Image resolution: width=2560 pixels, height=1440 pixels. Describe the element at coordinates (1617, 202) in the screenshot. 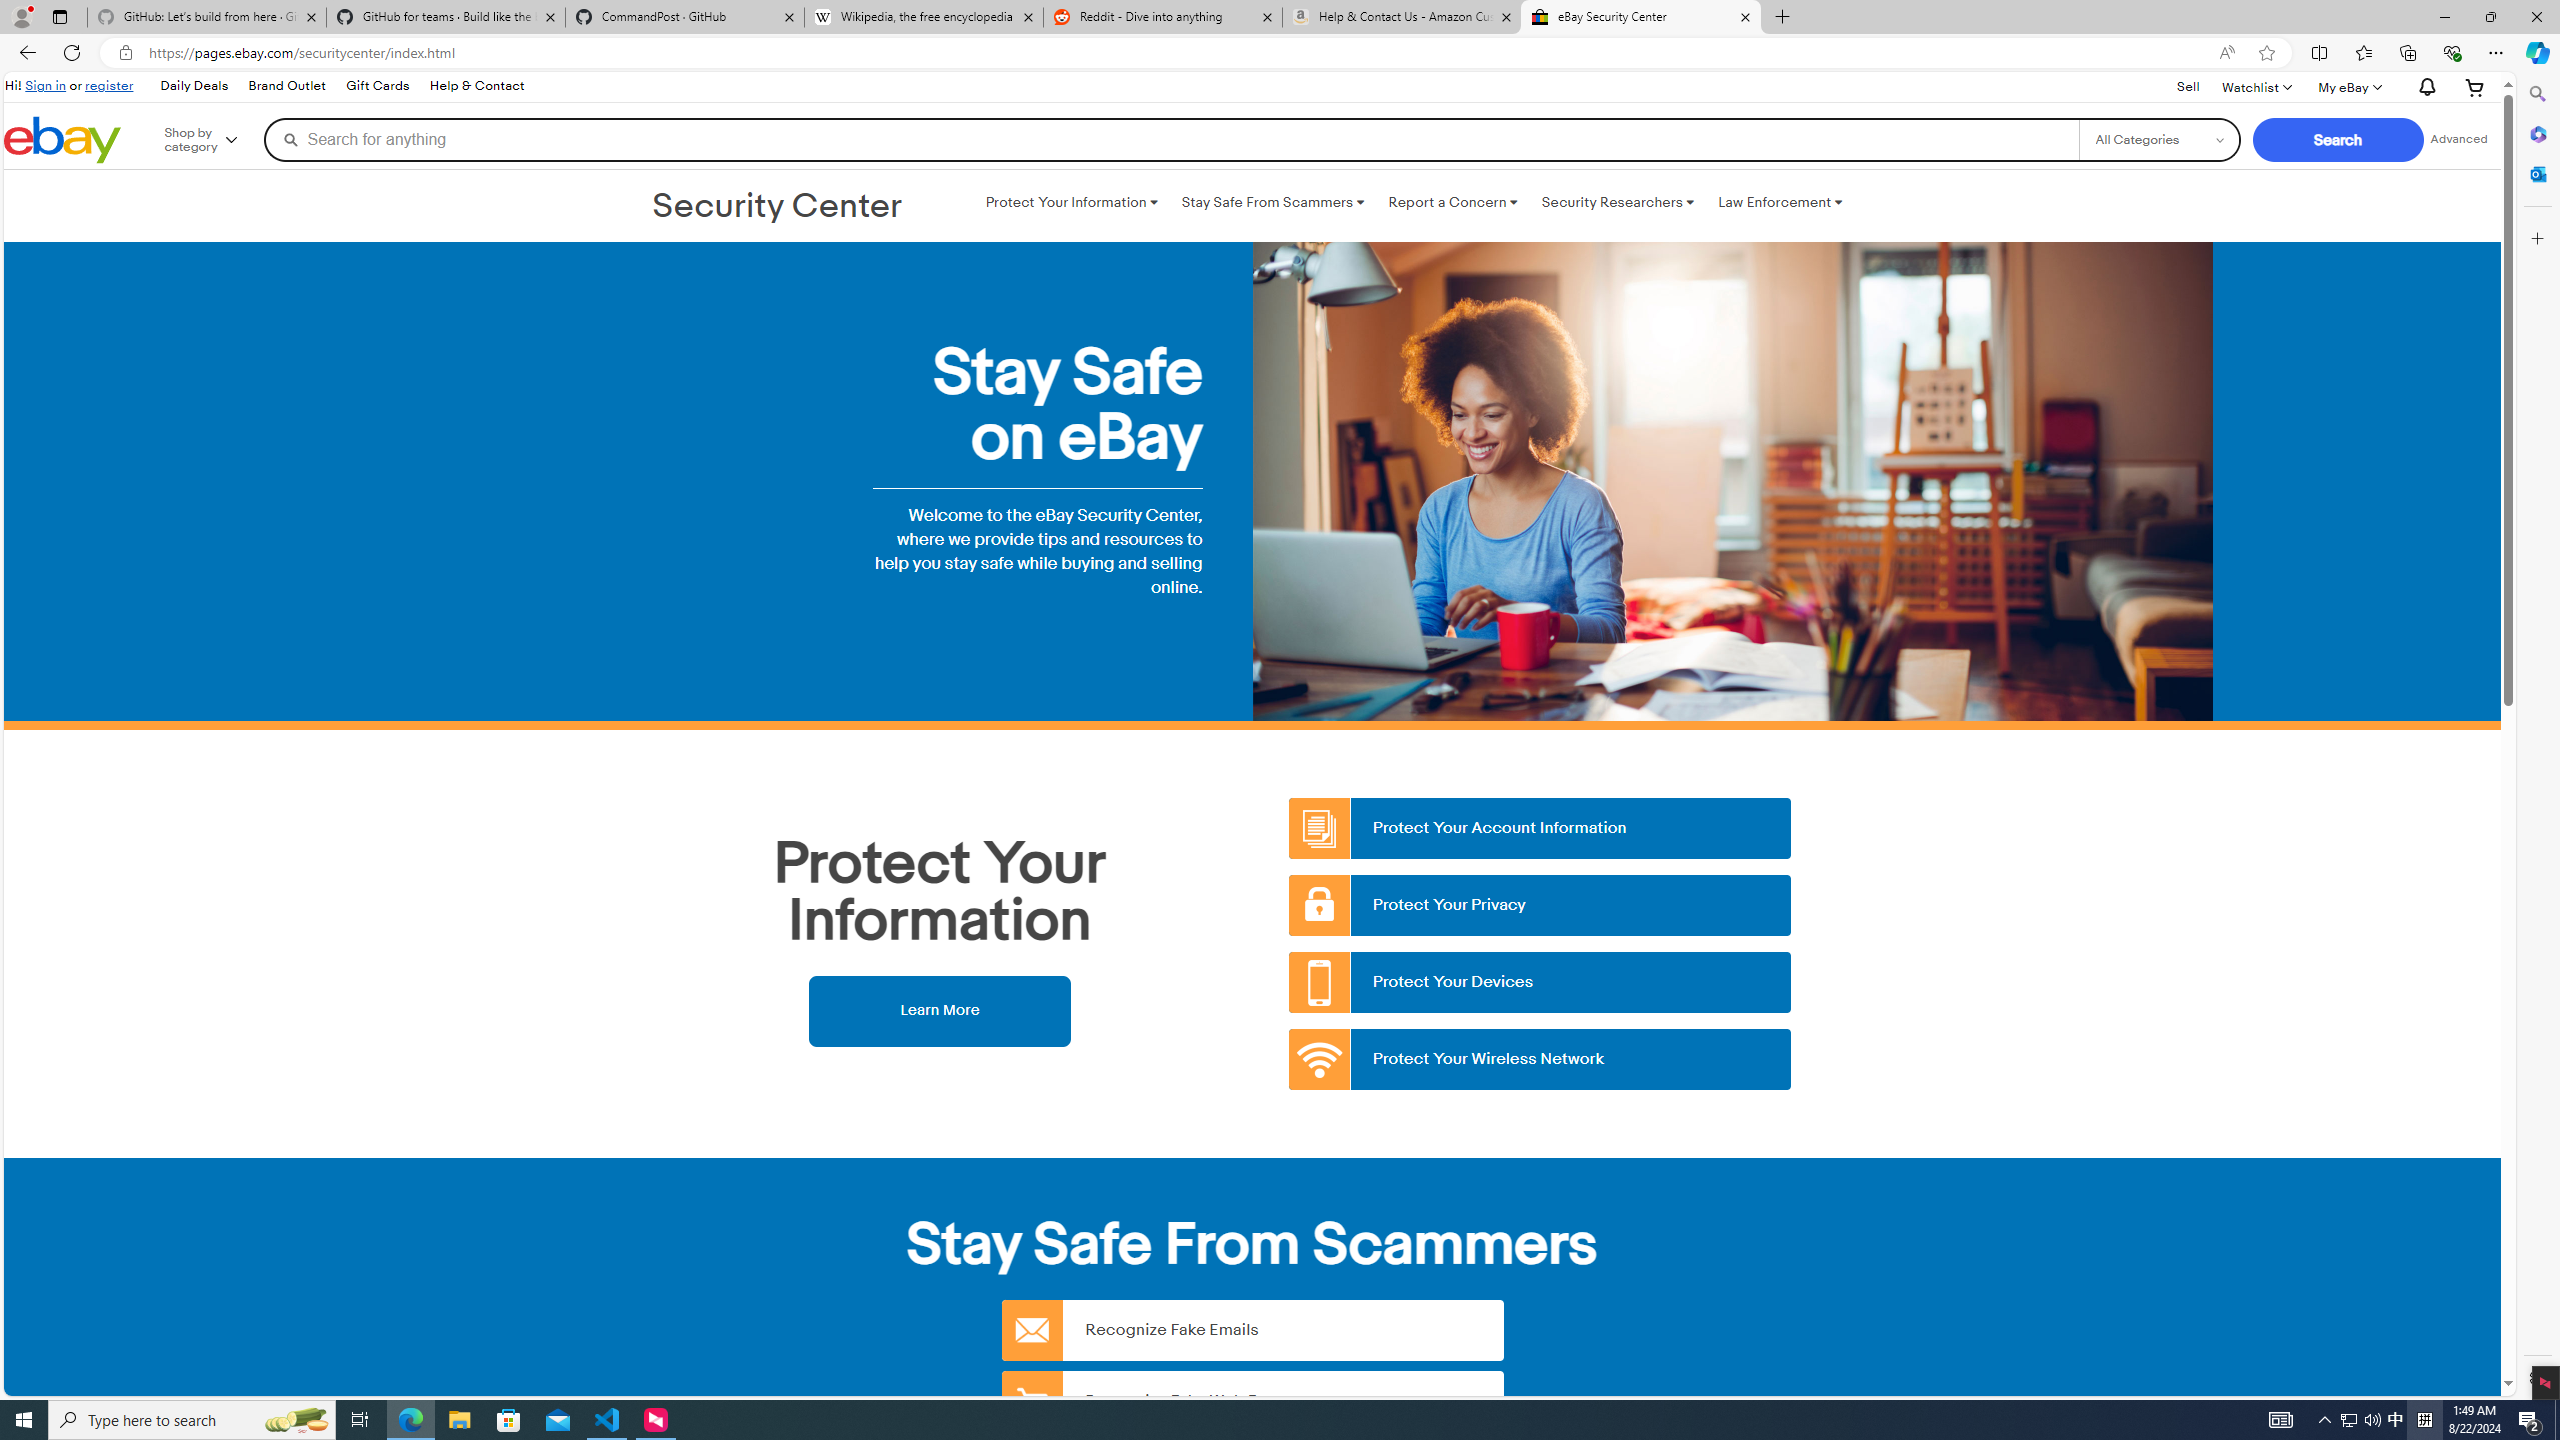

I see `'Security Researchers '` at that location.